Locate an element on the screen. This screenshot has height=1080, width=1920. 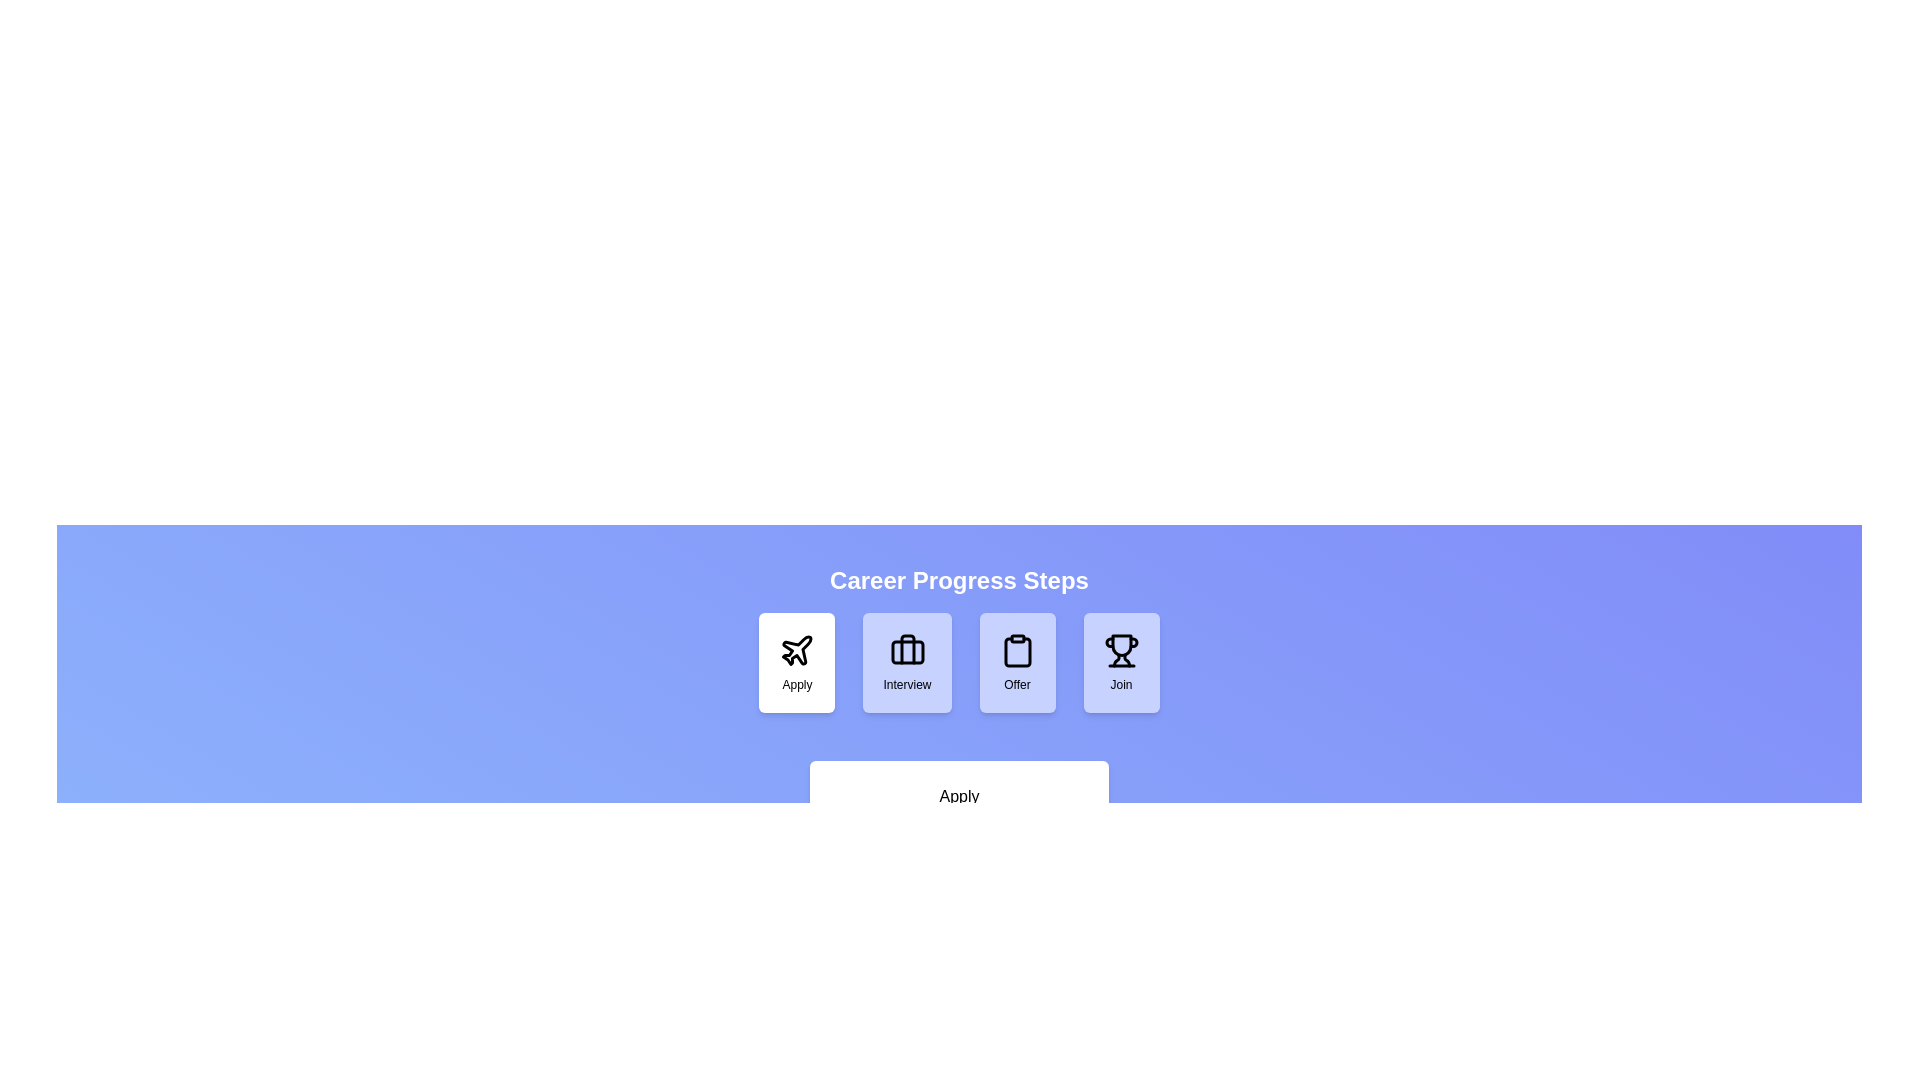
the icon corresponding to the career step Offer is located at coordinates (1017, 663).